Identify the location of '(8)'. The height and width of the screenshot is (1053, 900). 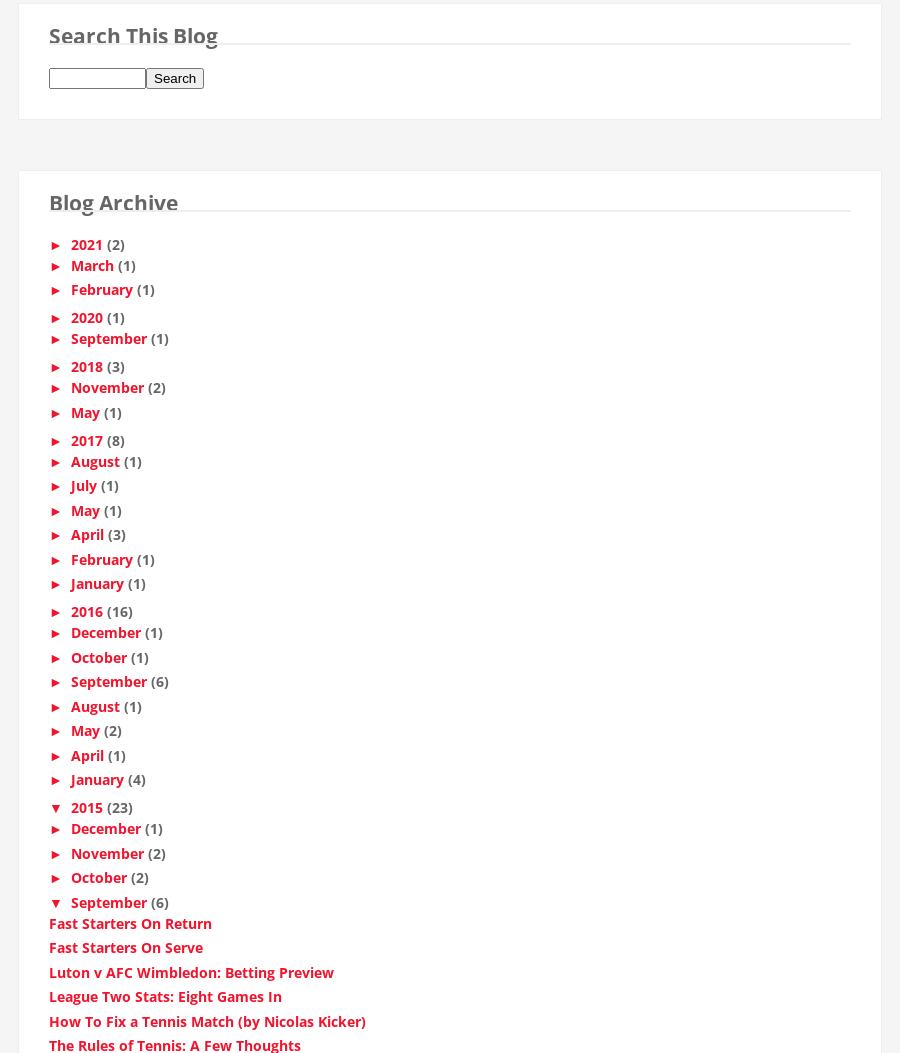
(115, 446).